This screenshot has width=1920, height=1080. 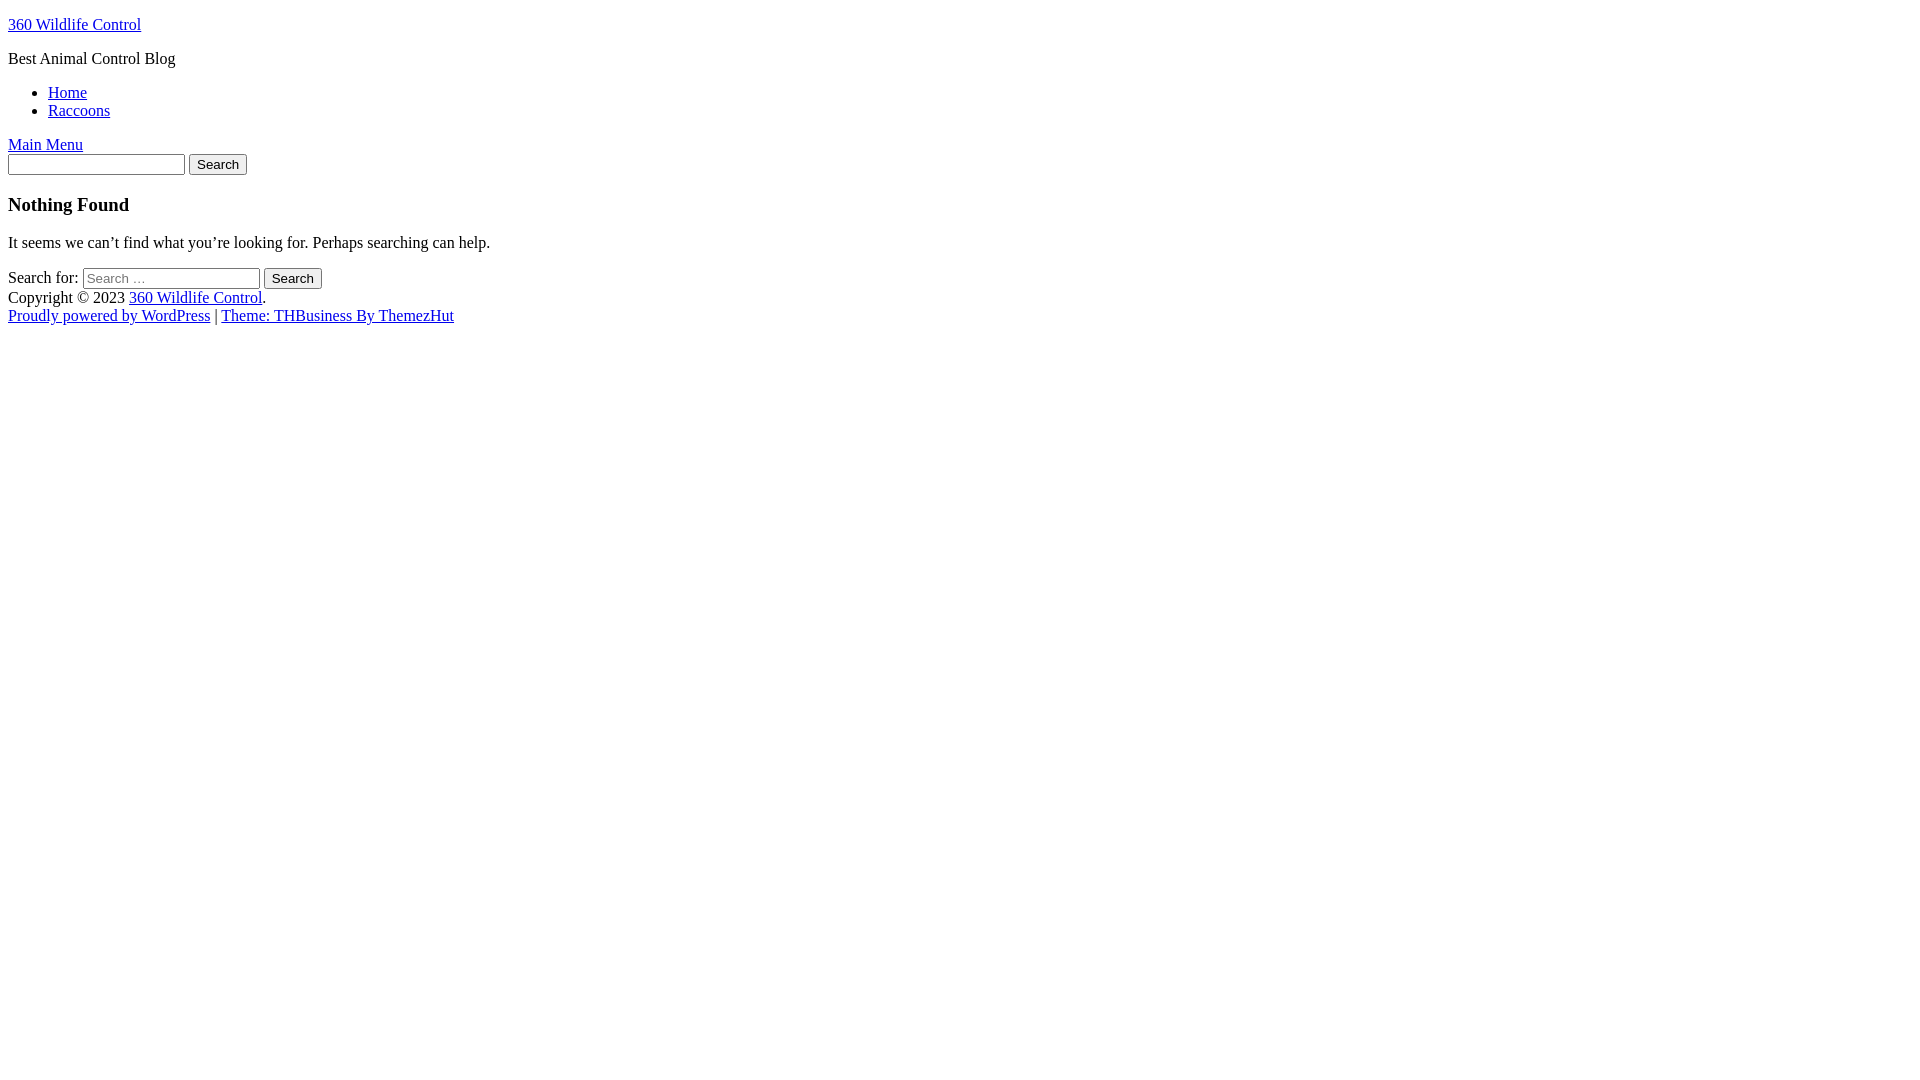 What do you see at coordinates (48, 110) in the screenshot?
I see `'Raccoons'` at bounding box center [48, 110].